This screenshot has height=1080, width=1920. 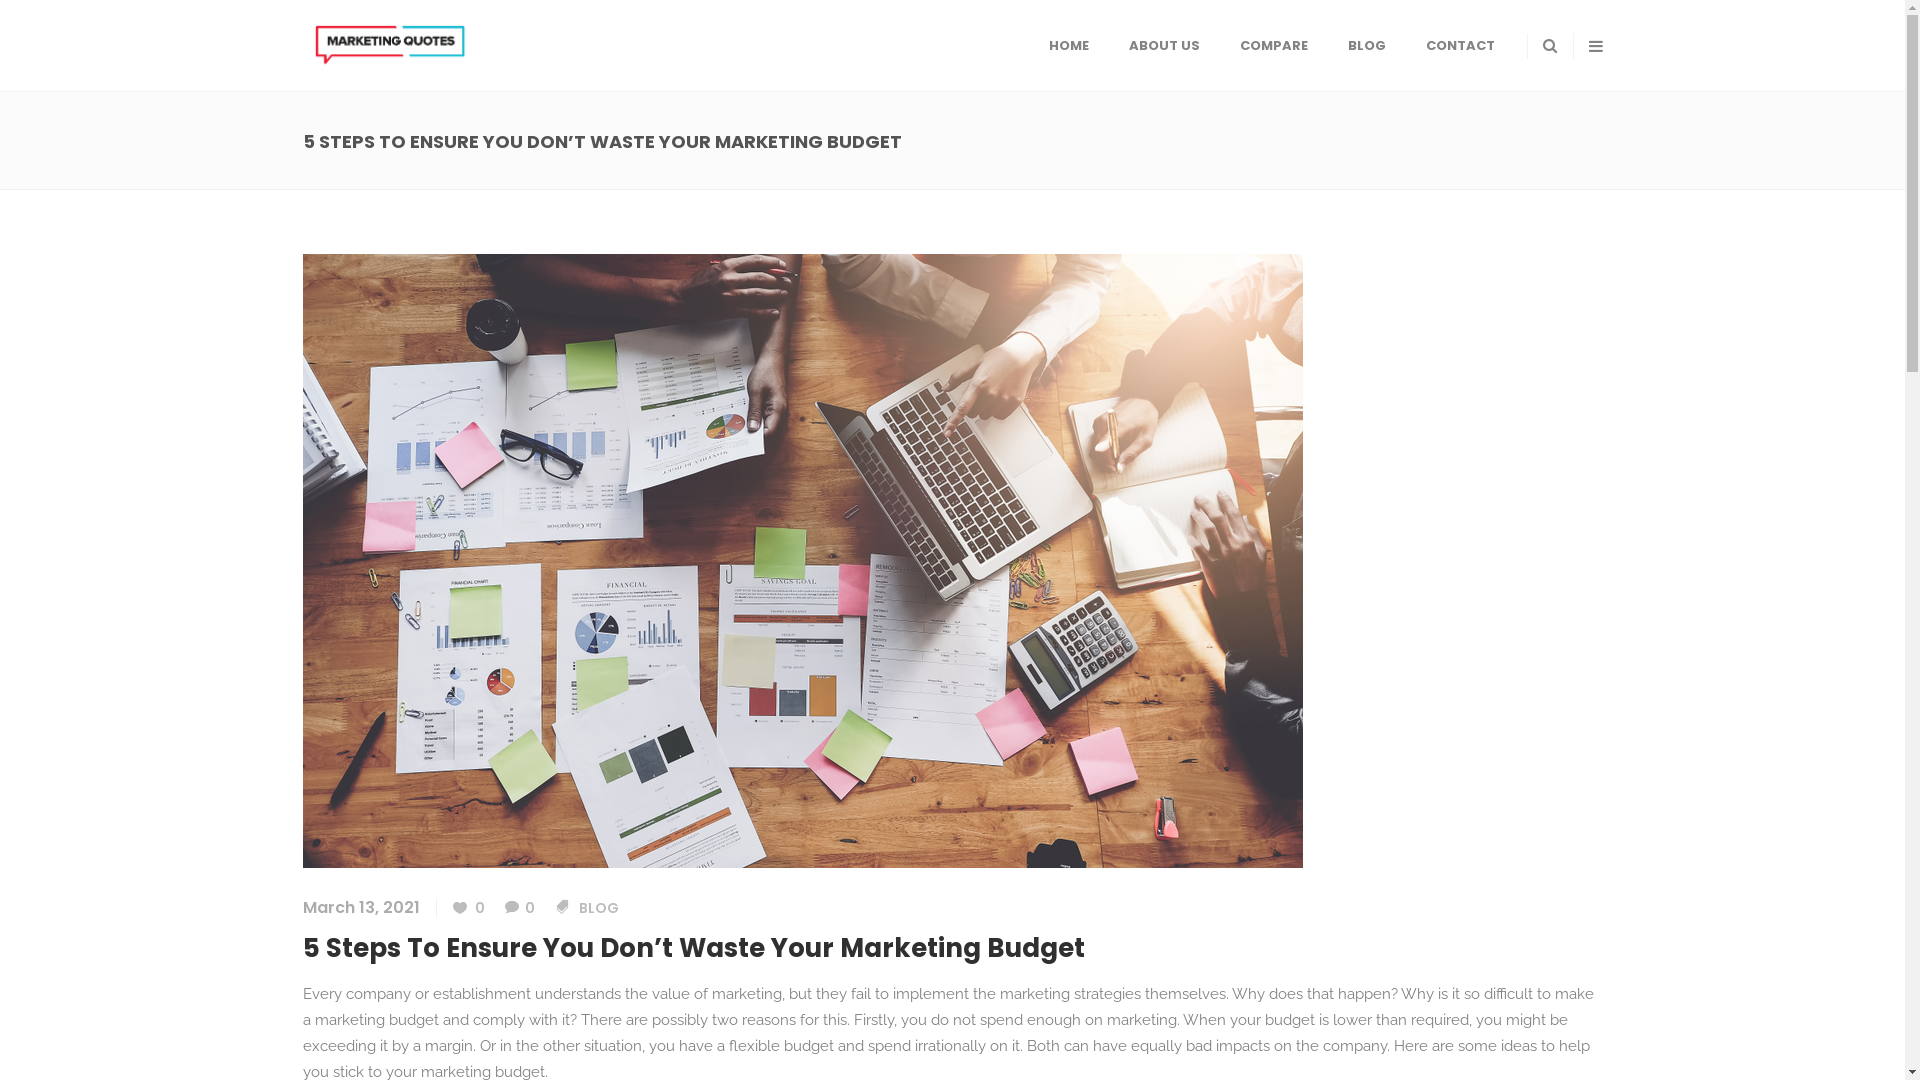 What do you see at coordinates (1272, 45) in the screenshot?
I see `'COMPARE'` at bounding box center [1272, 45].